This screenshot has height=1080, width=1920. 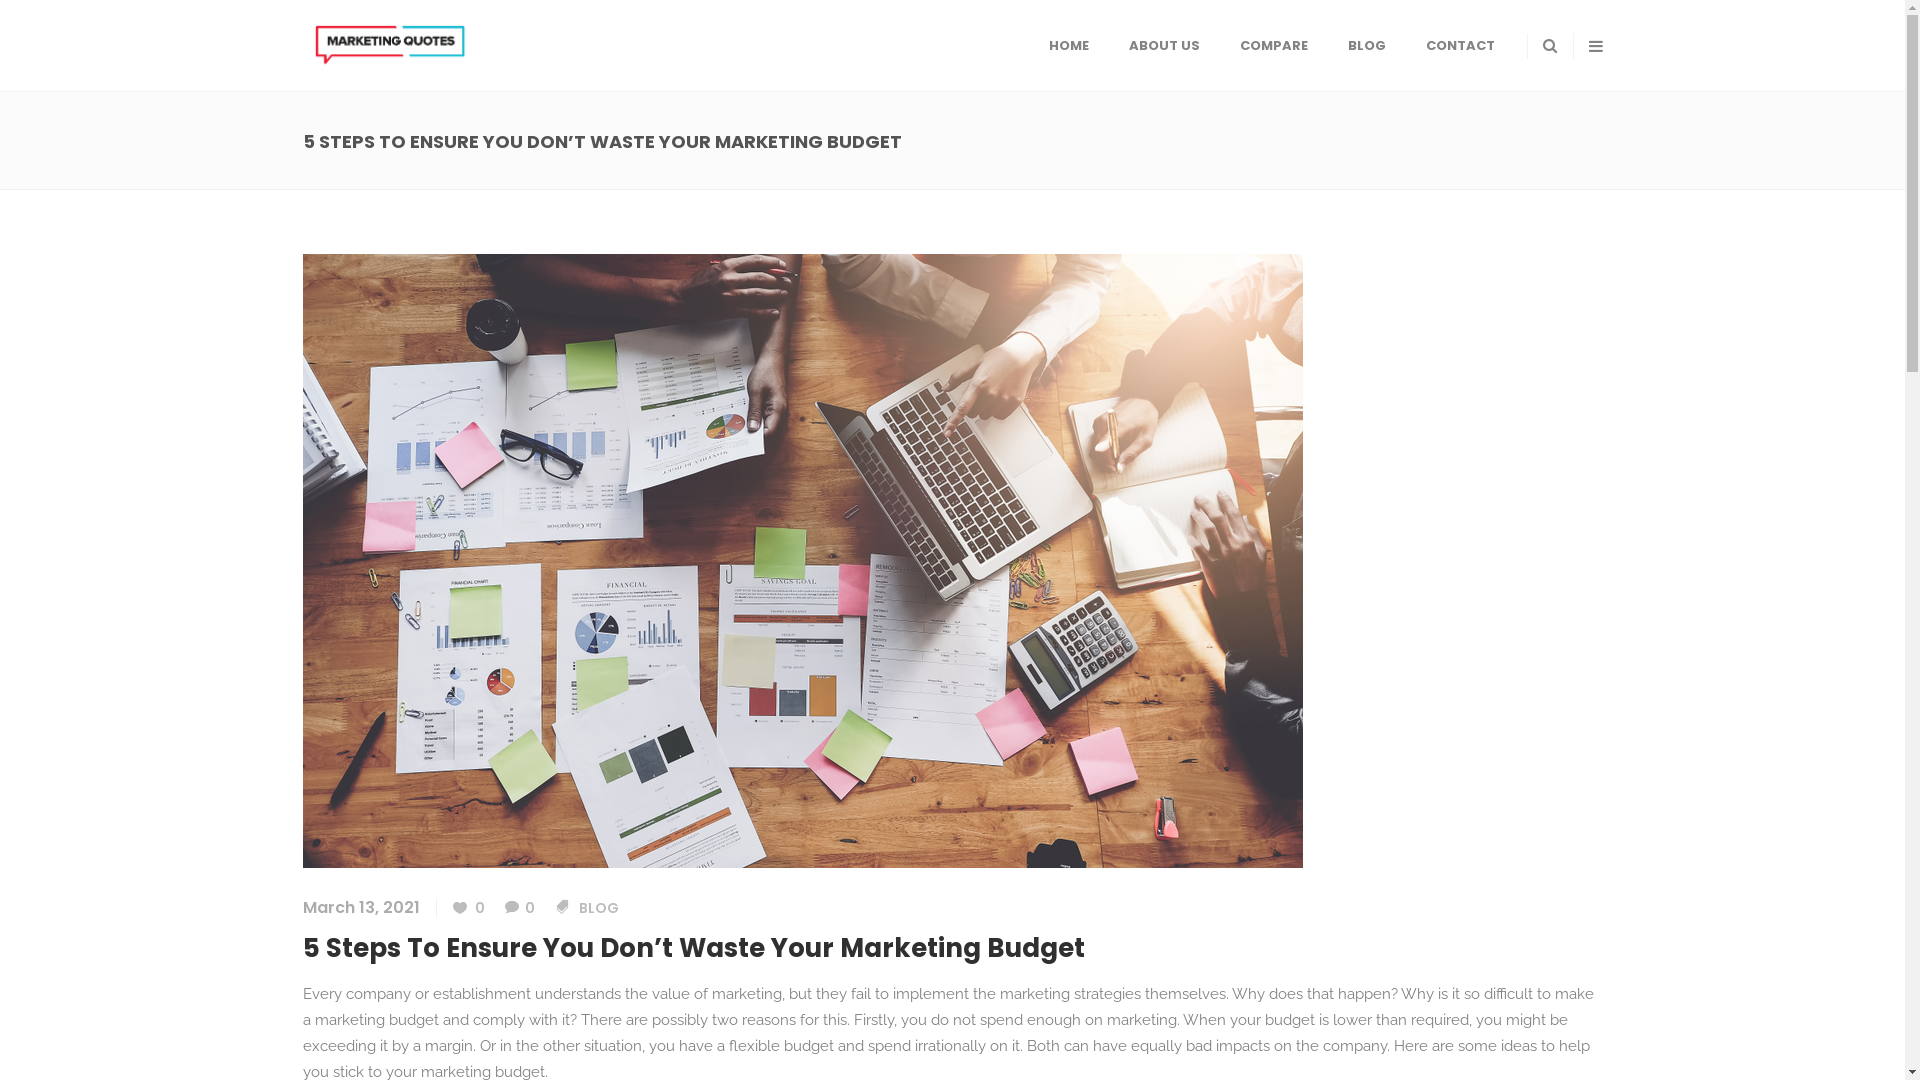 What do you see at coordinates (1272, 45) in the screenshot?
I see `'COMPARE'` at bounding box center [1272, 45].